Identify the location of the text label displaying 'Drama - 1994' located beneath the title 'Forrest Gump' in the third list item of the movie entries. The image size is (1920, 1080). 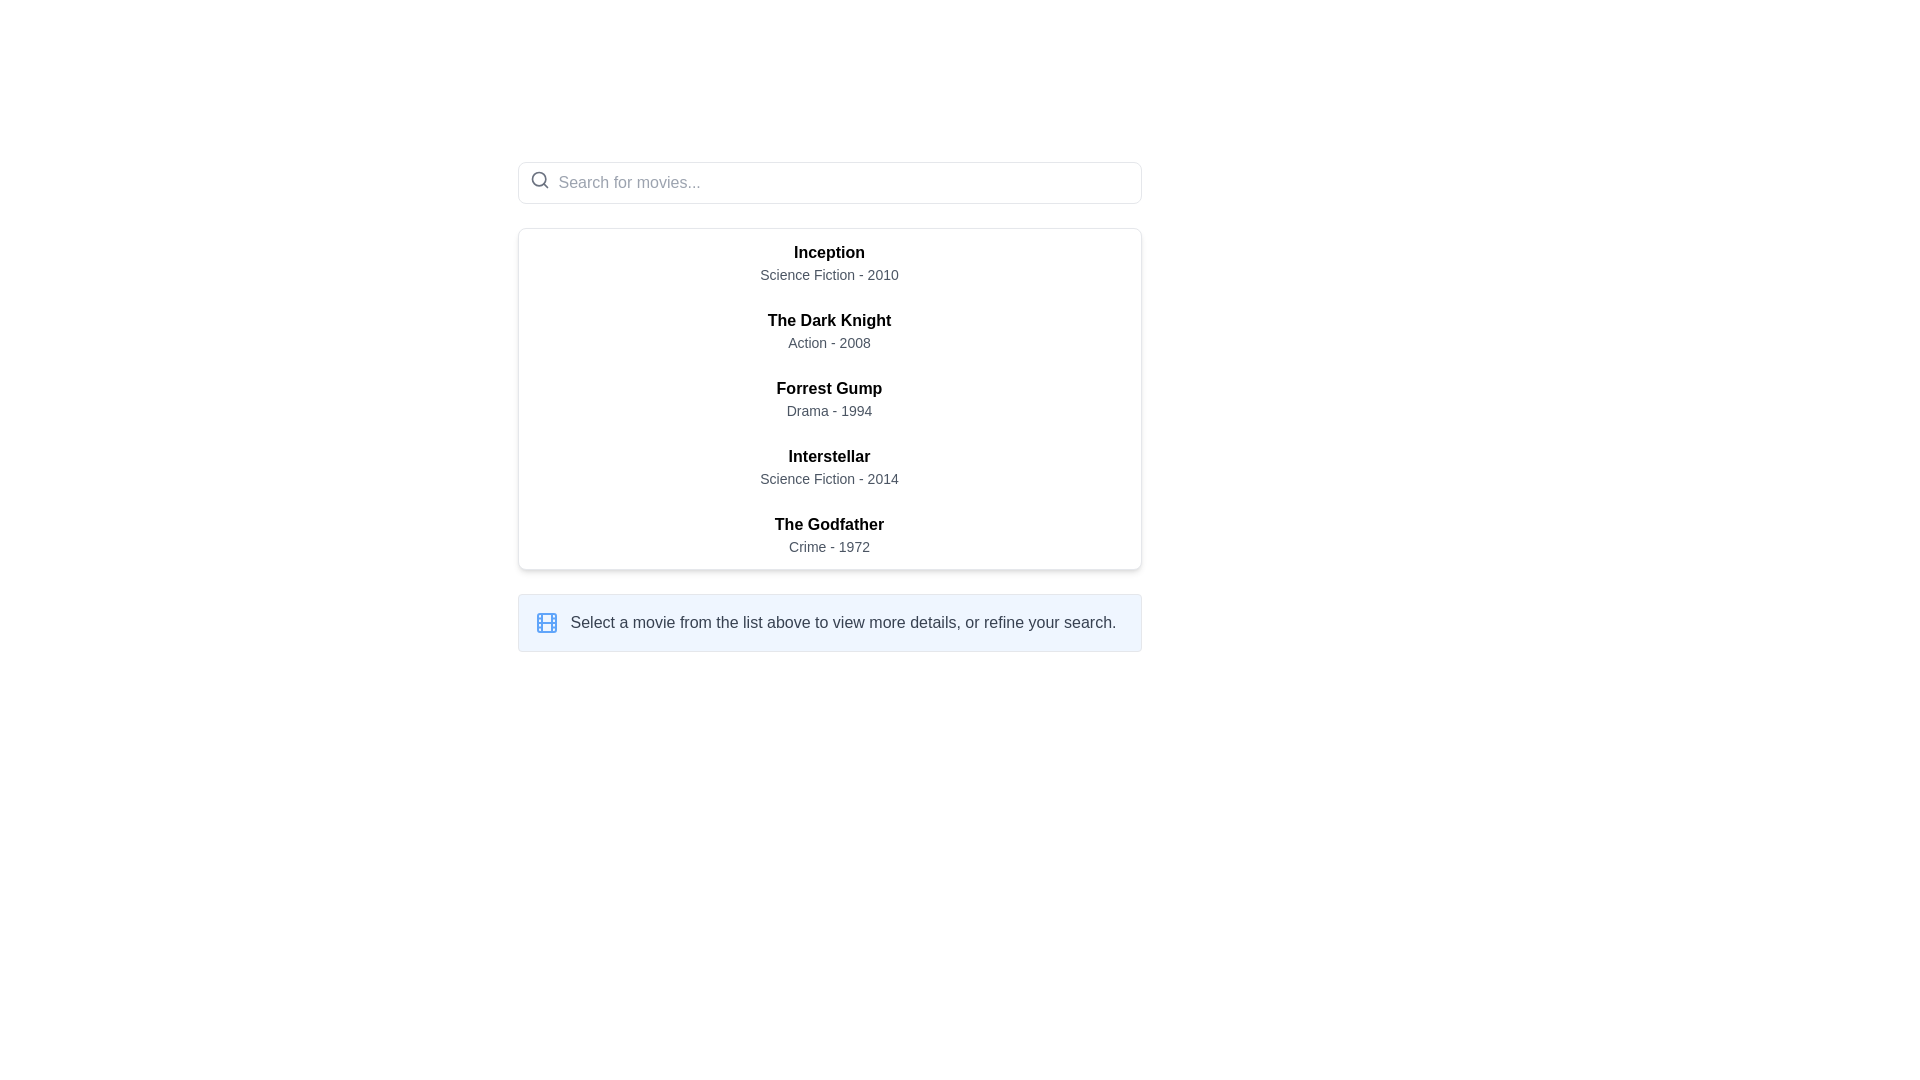
(829, 410).